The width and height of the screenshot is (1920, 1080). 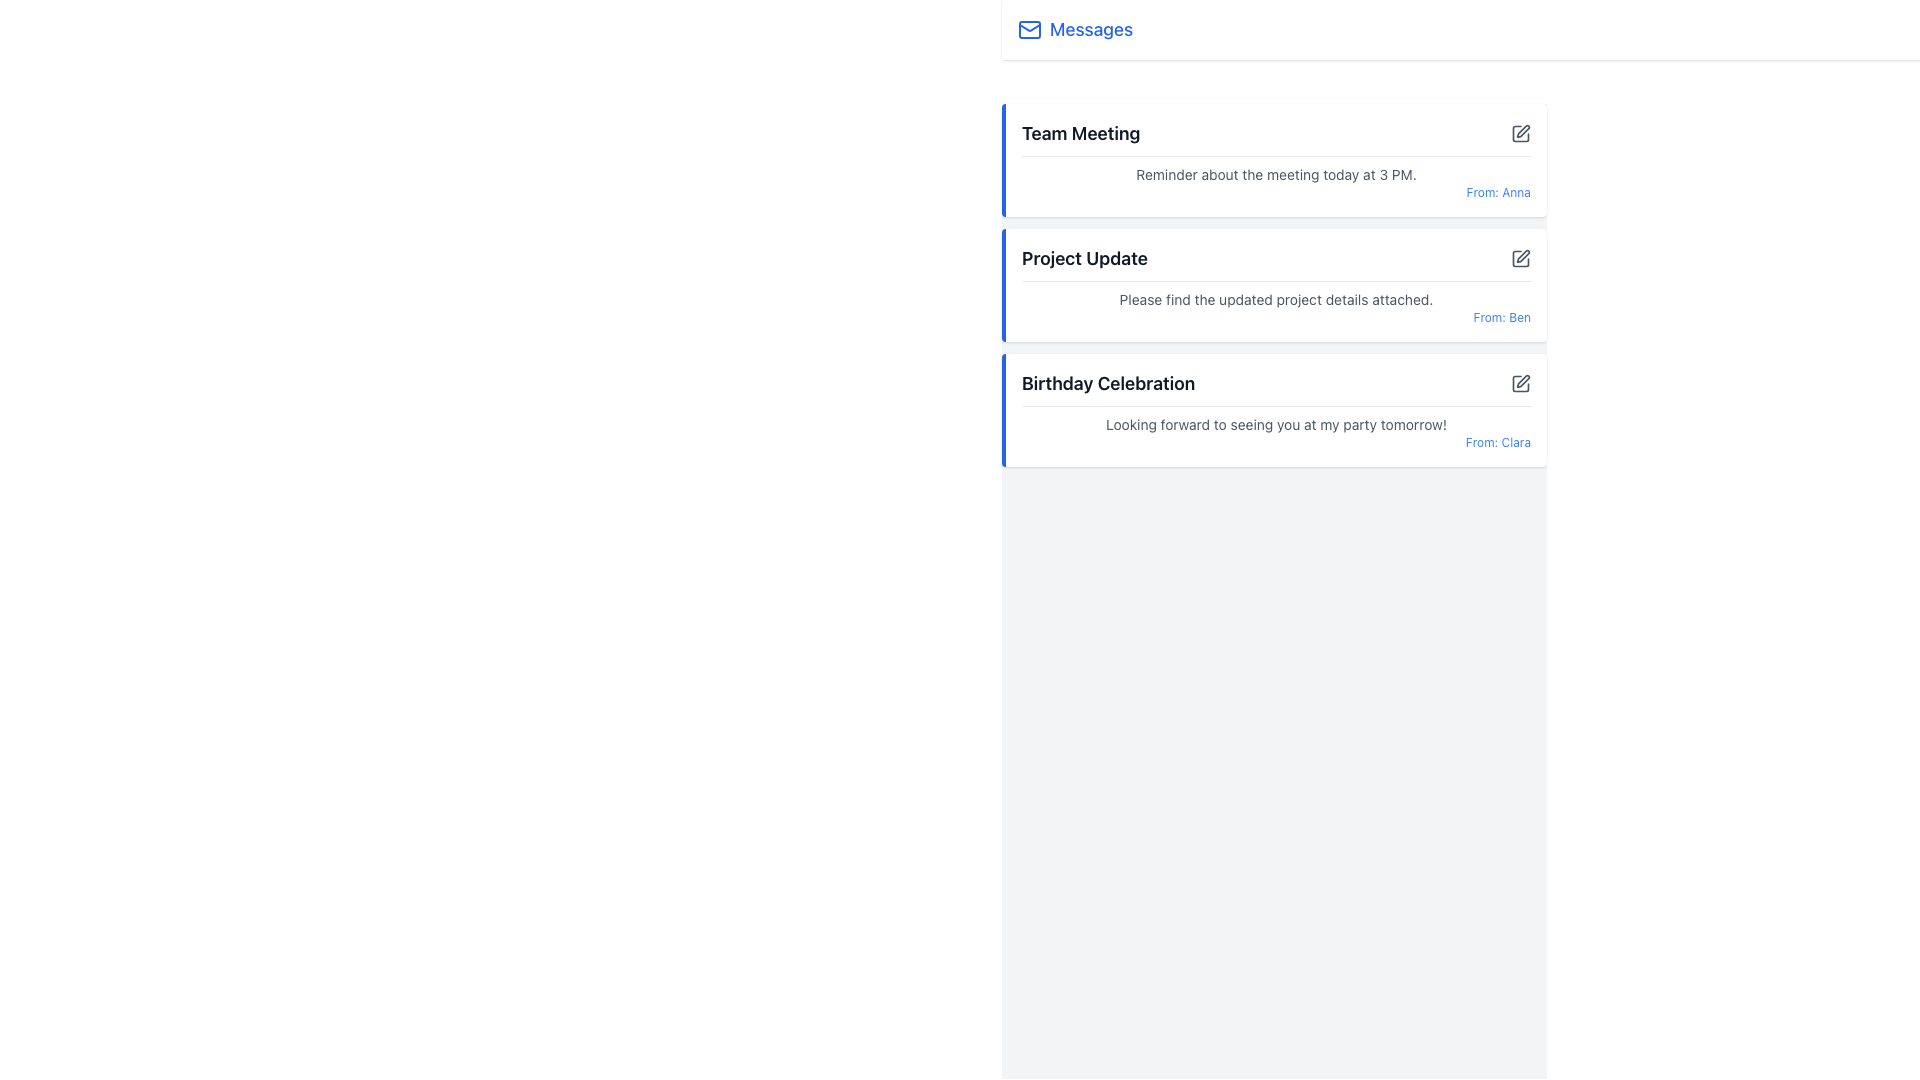 What do you see at coordinates (1090, 30) in the screenshot?
I see `the 'Messages' static text located in the header section near the top-right corner of the application, adjacent to the mail icon` at bounding box center [1090, 30].